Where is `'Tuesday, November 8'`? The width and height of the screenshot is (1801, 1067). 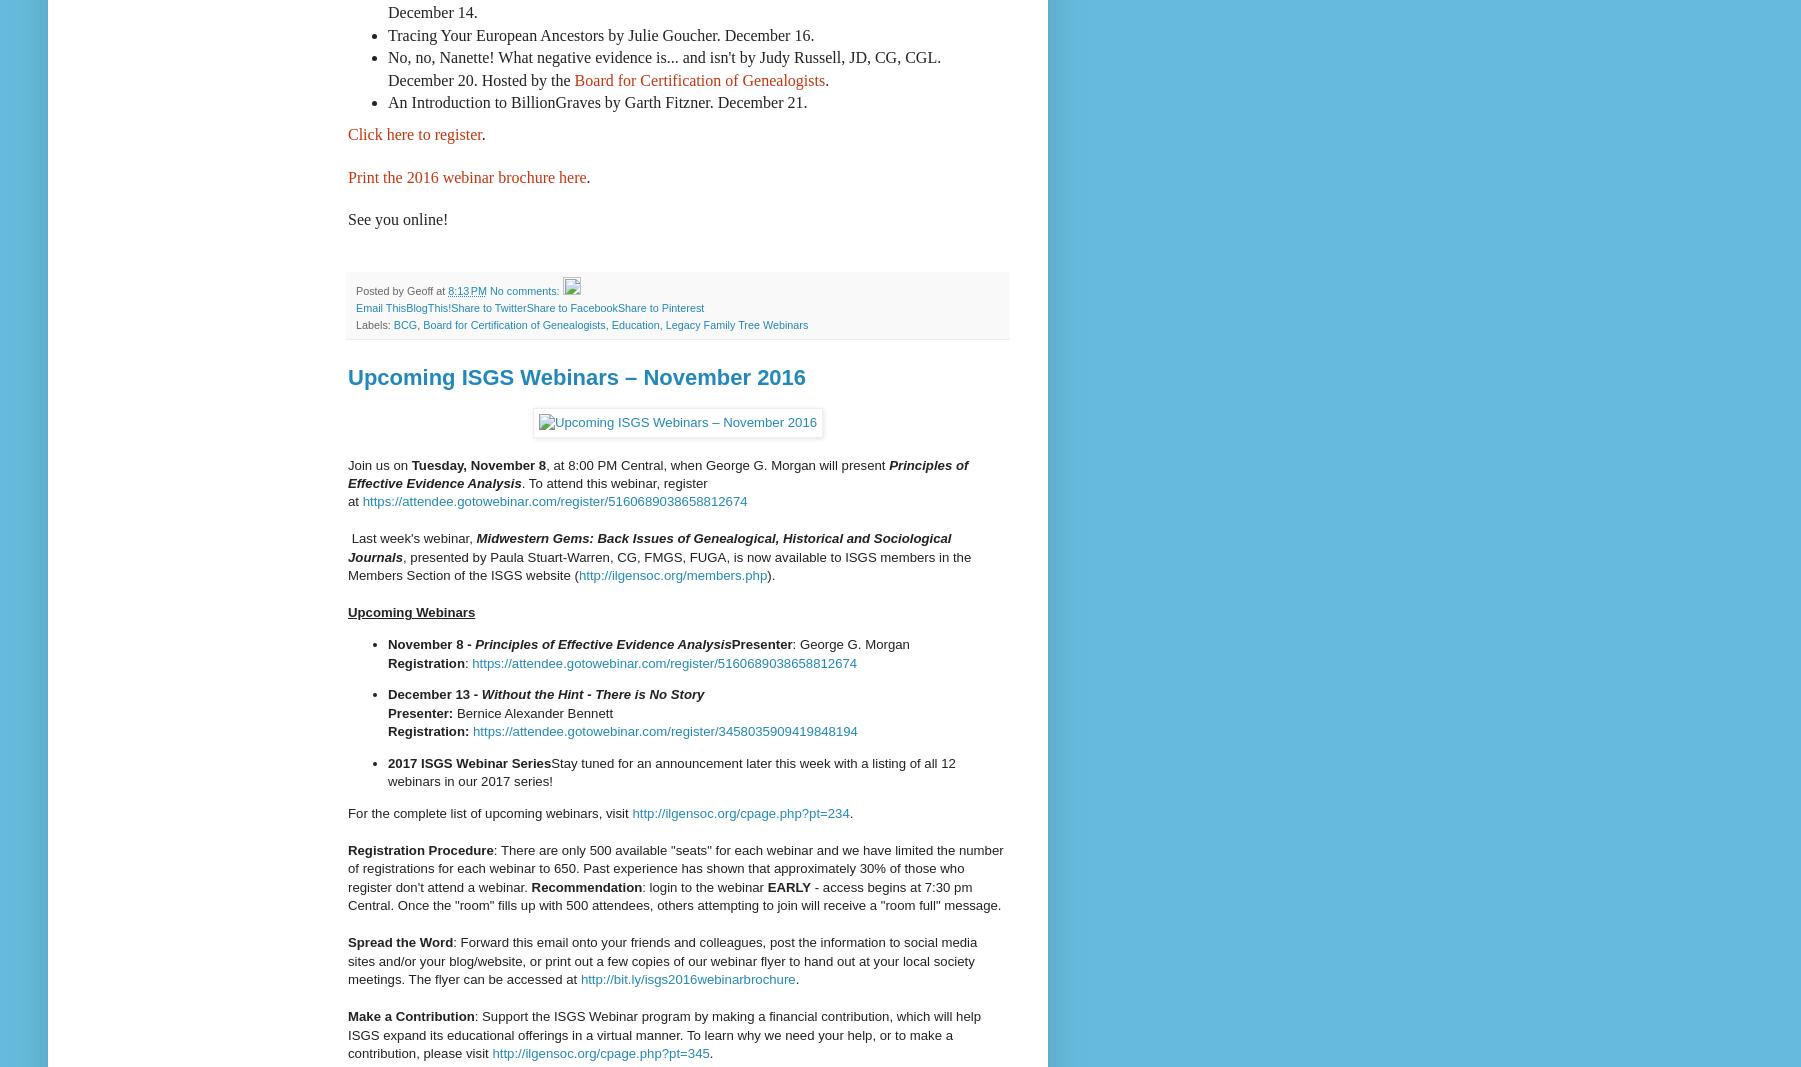
'Tuesday, November 8' is located at coordinates (477, 463).